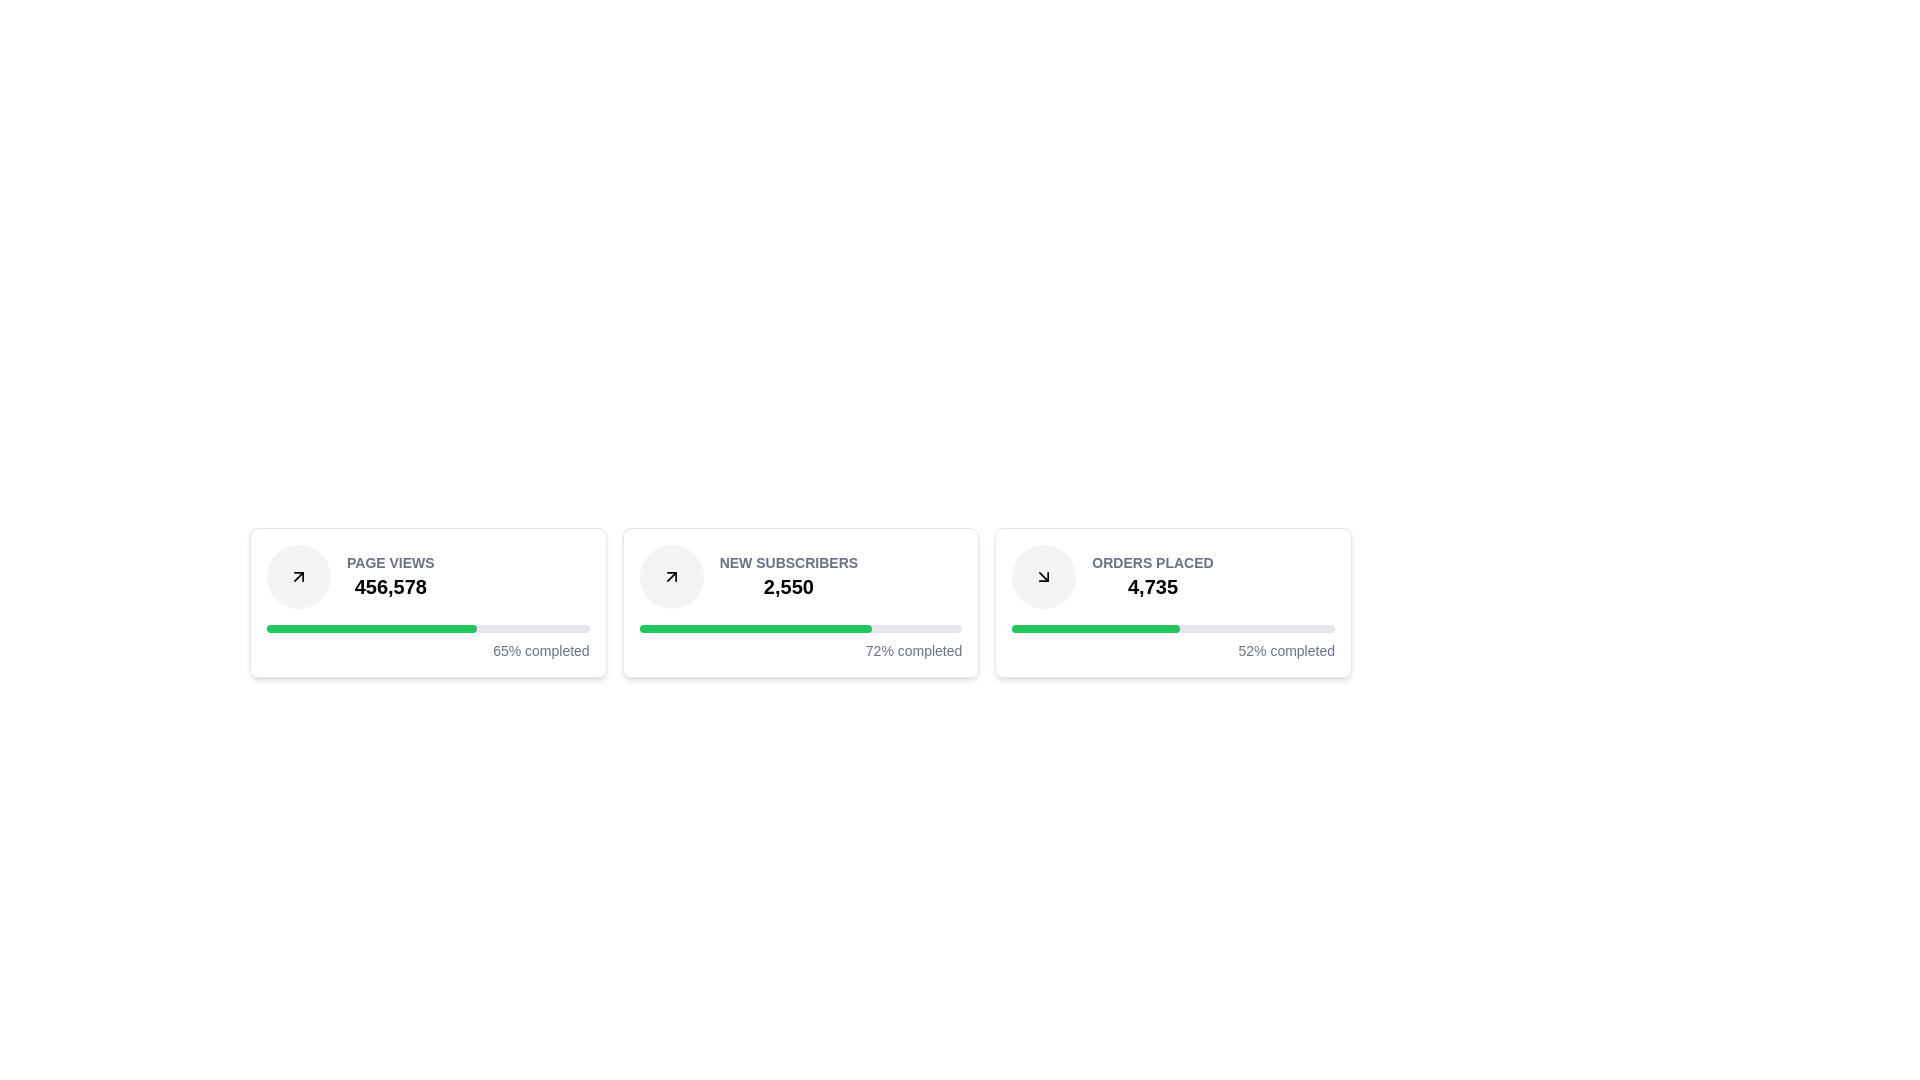 This screenshot has height=1080, width=1920. What do you see at coordinates (1152, 585) in the screenshot?
I see `bold number '4,735' displayed beneath the label 'ORDERS PLACED' in the white card interface` at bounding box center [1152, 585].